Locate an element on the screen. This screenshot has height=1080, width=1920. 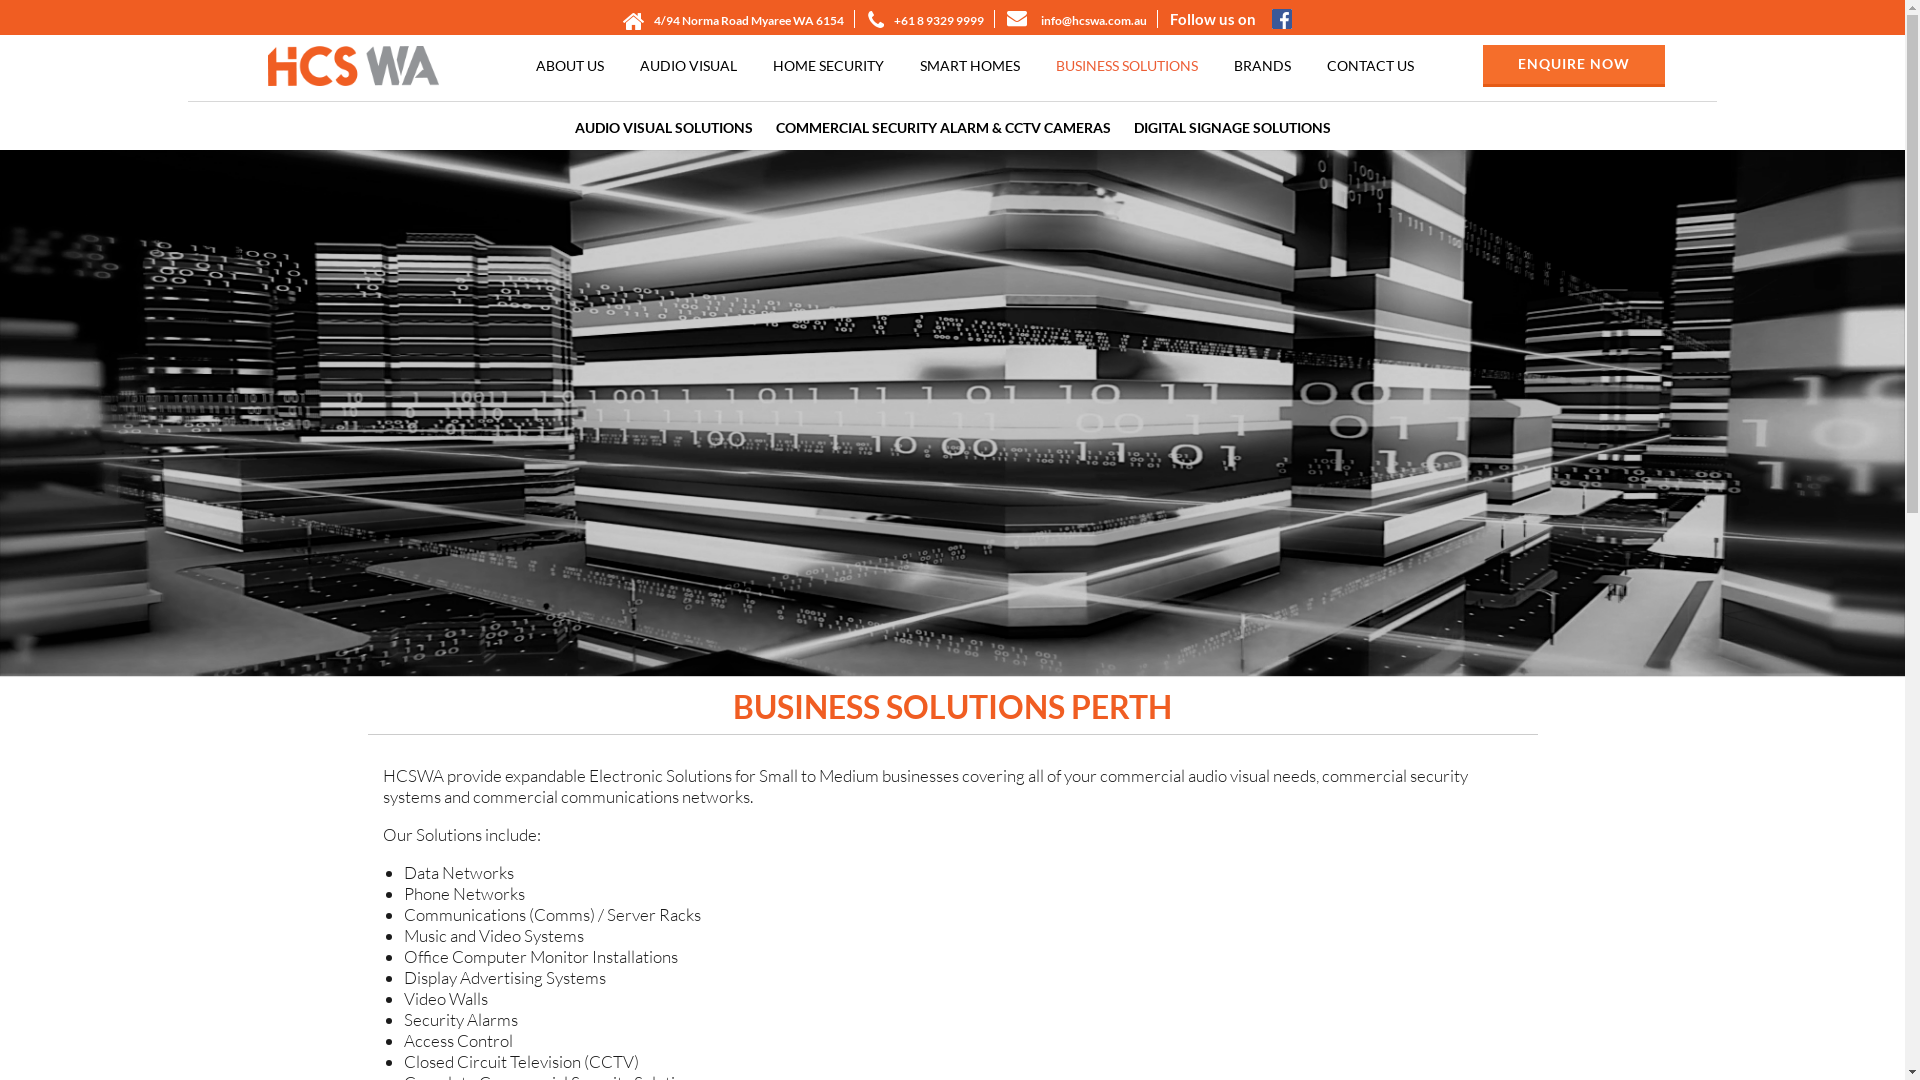
'DIGITAL SIGNAGE SOLUTIONS' is located at coordinates (1231, 126).